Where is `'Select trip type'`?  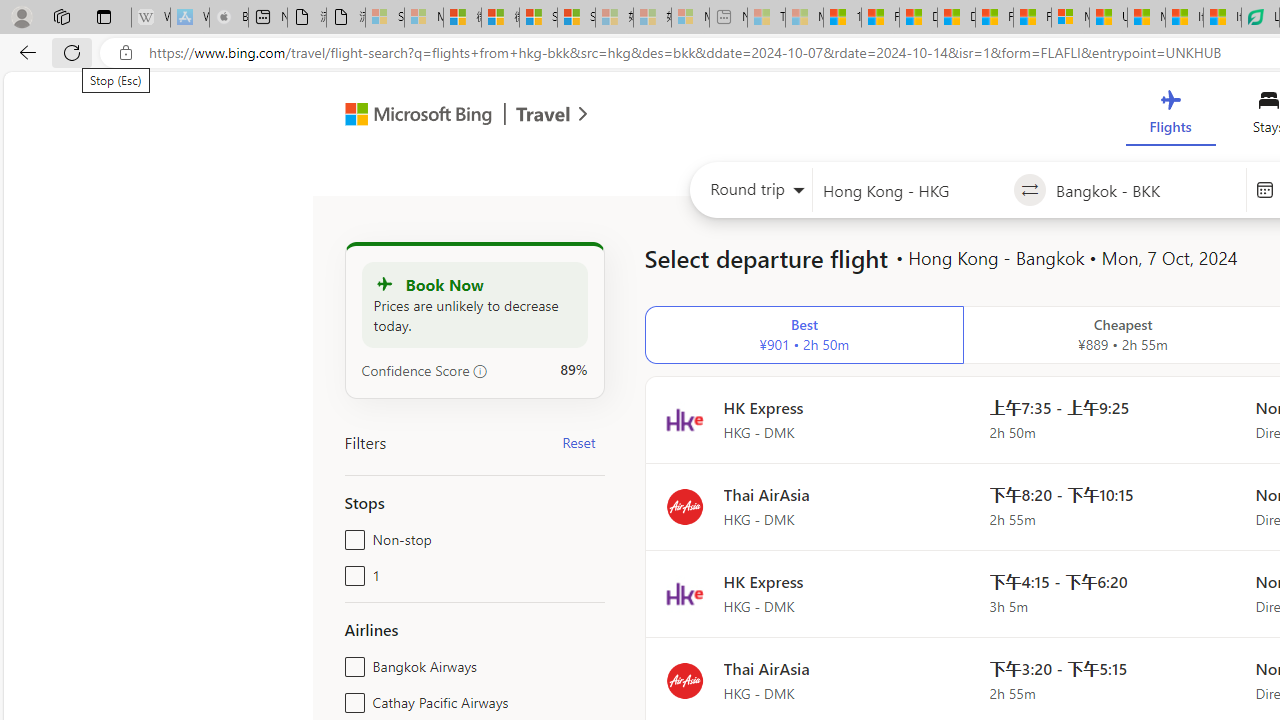
'Select trip type' is located at coordinates (750, 194).